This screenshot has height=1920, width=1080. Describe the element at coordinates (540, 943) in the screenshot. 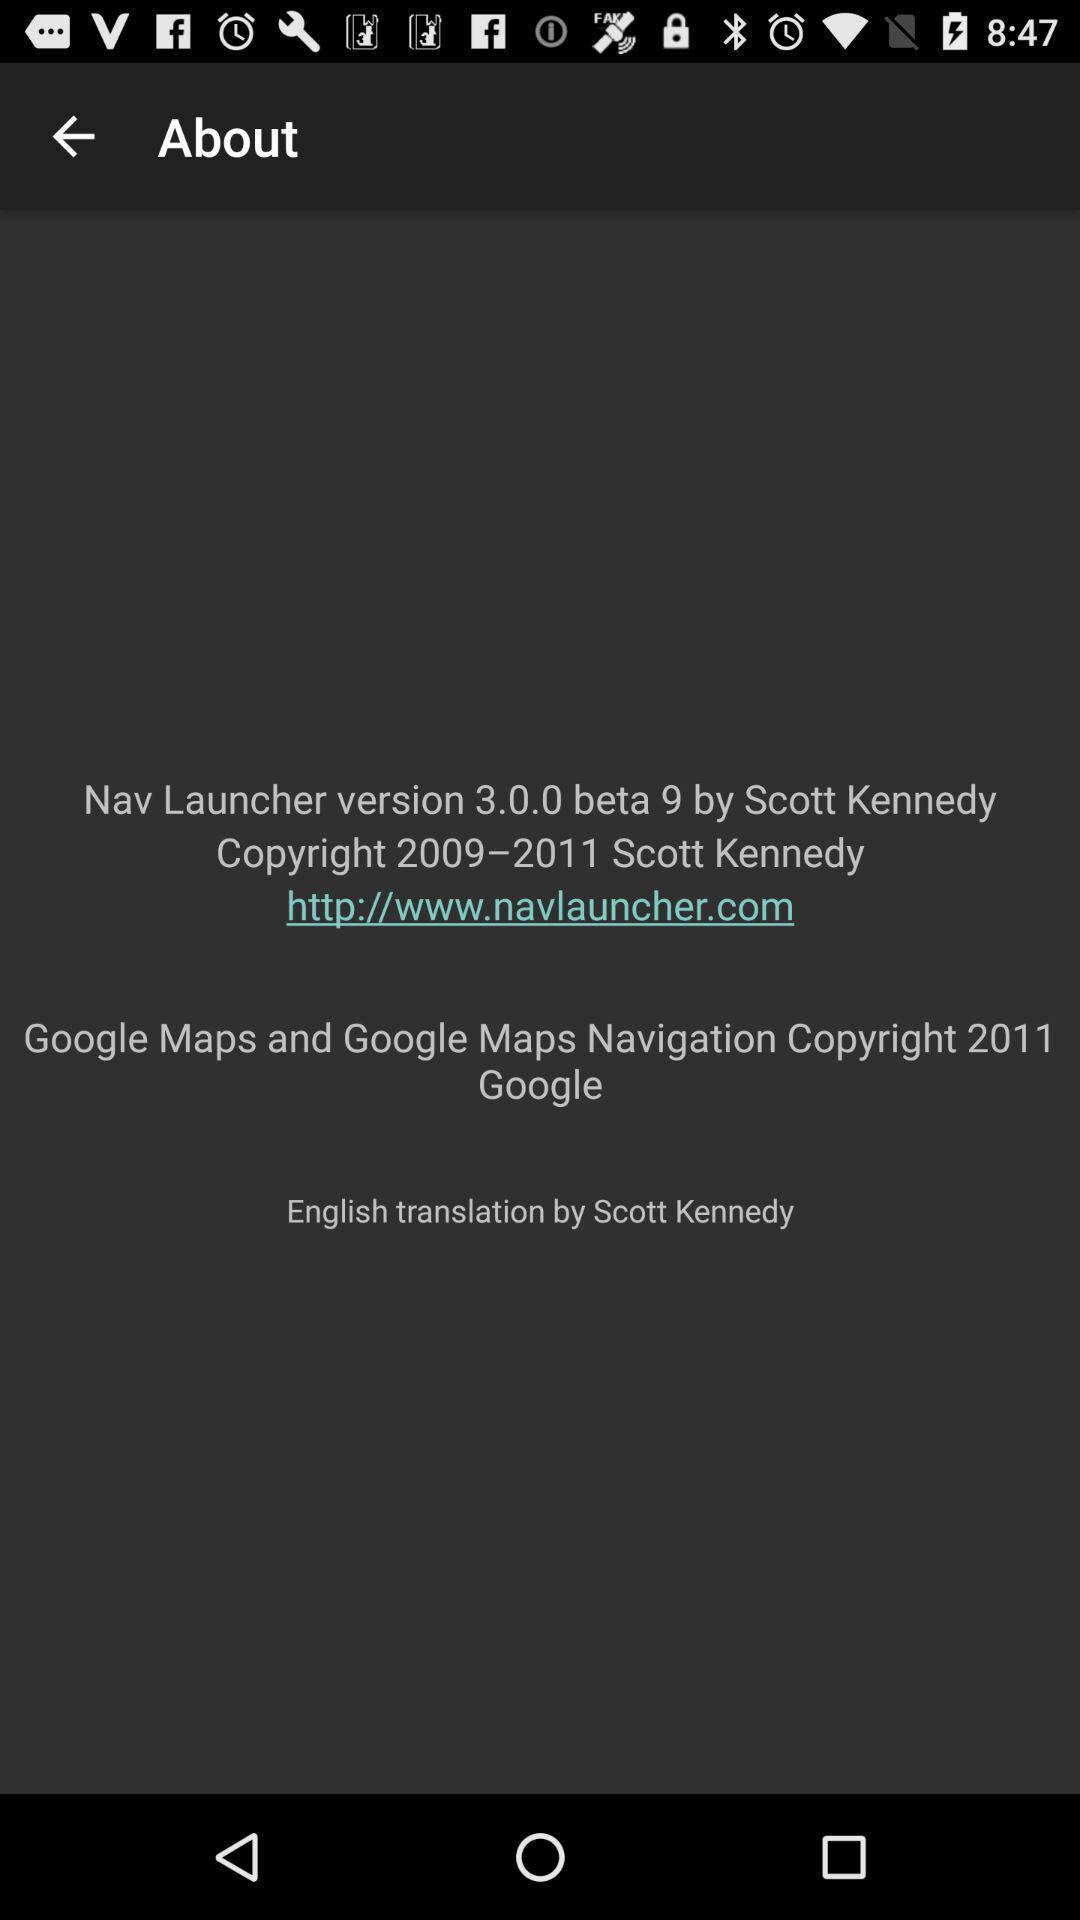

I see `the http www navlauncher item` at that location.